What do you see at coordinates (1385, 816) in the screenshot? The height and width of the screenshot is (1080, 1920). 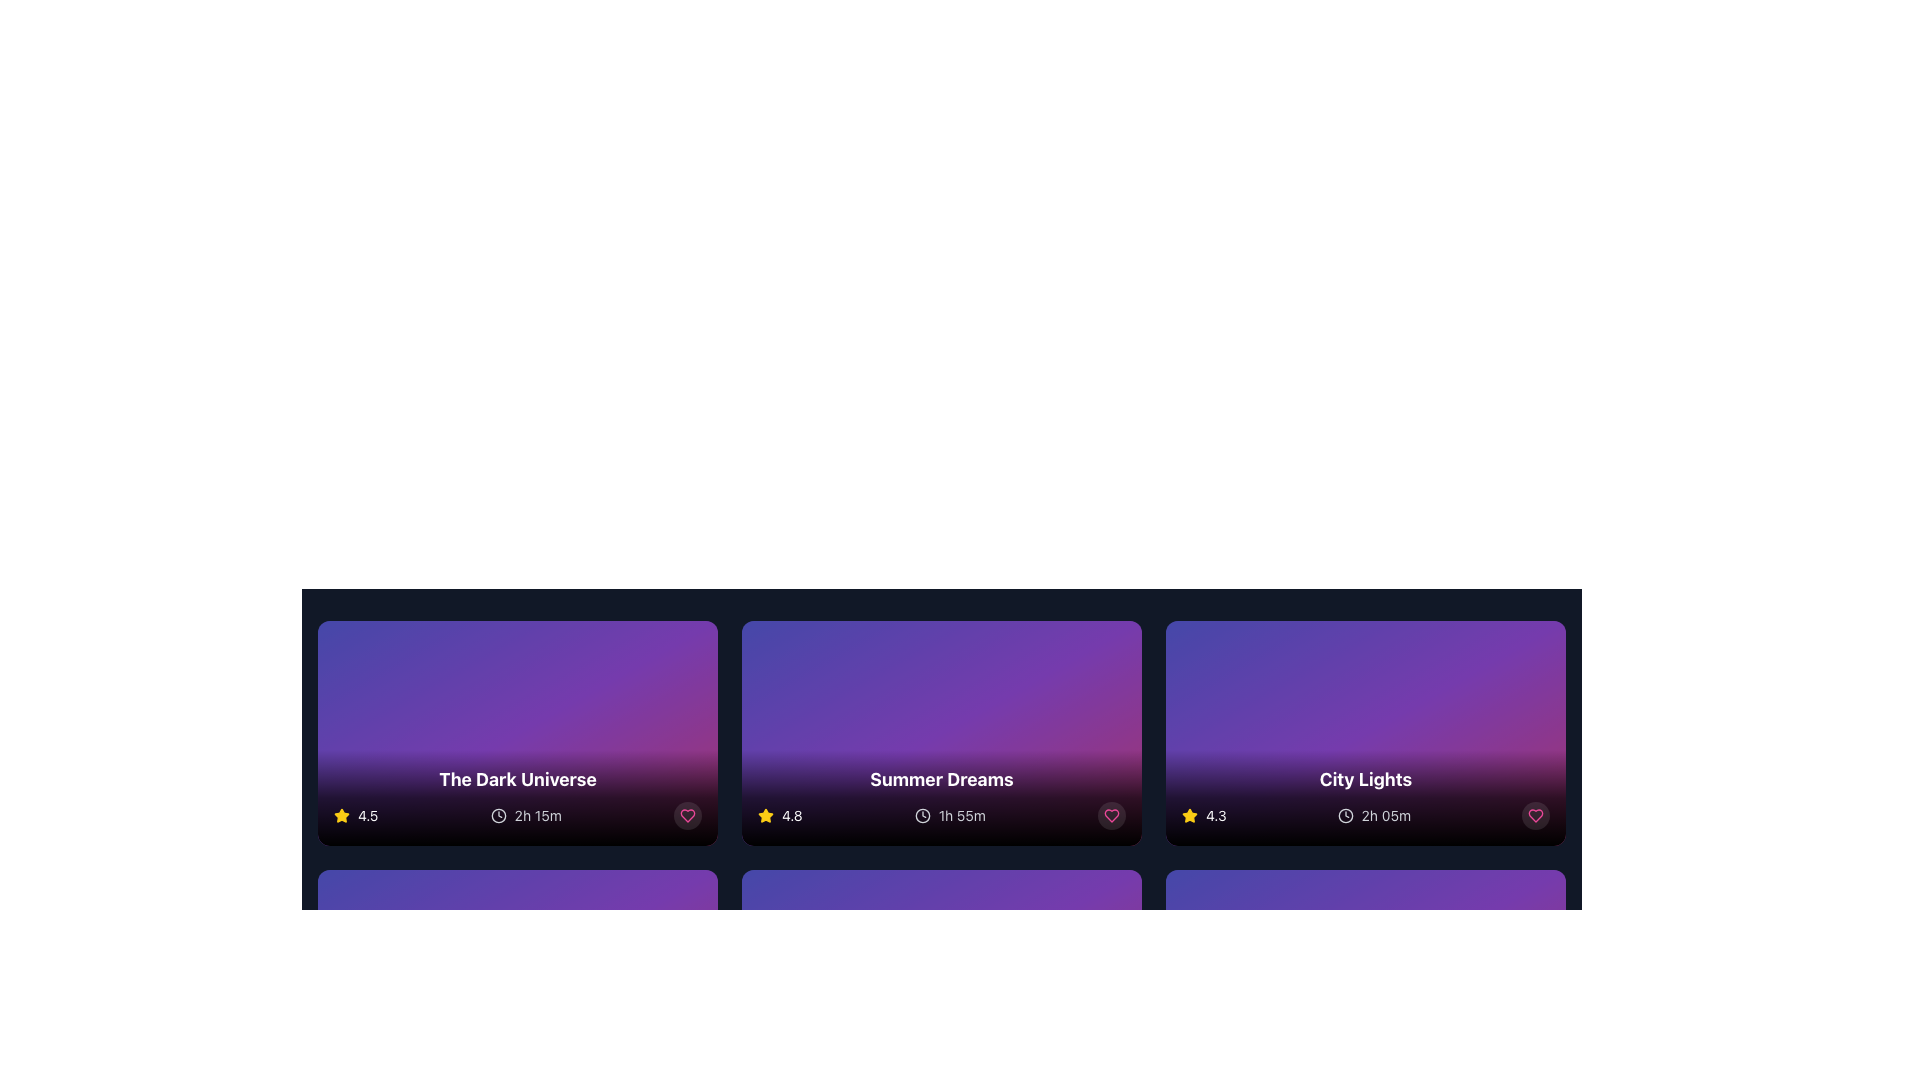 I see `text content of the label displaying '2h 05m', which is styled in gray and located towards the bottom-right of the 'City Lights' card` at bounding box center [1385, 816].